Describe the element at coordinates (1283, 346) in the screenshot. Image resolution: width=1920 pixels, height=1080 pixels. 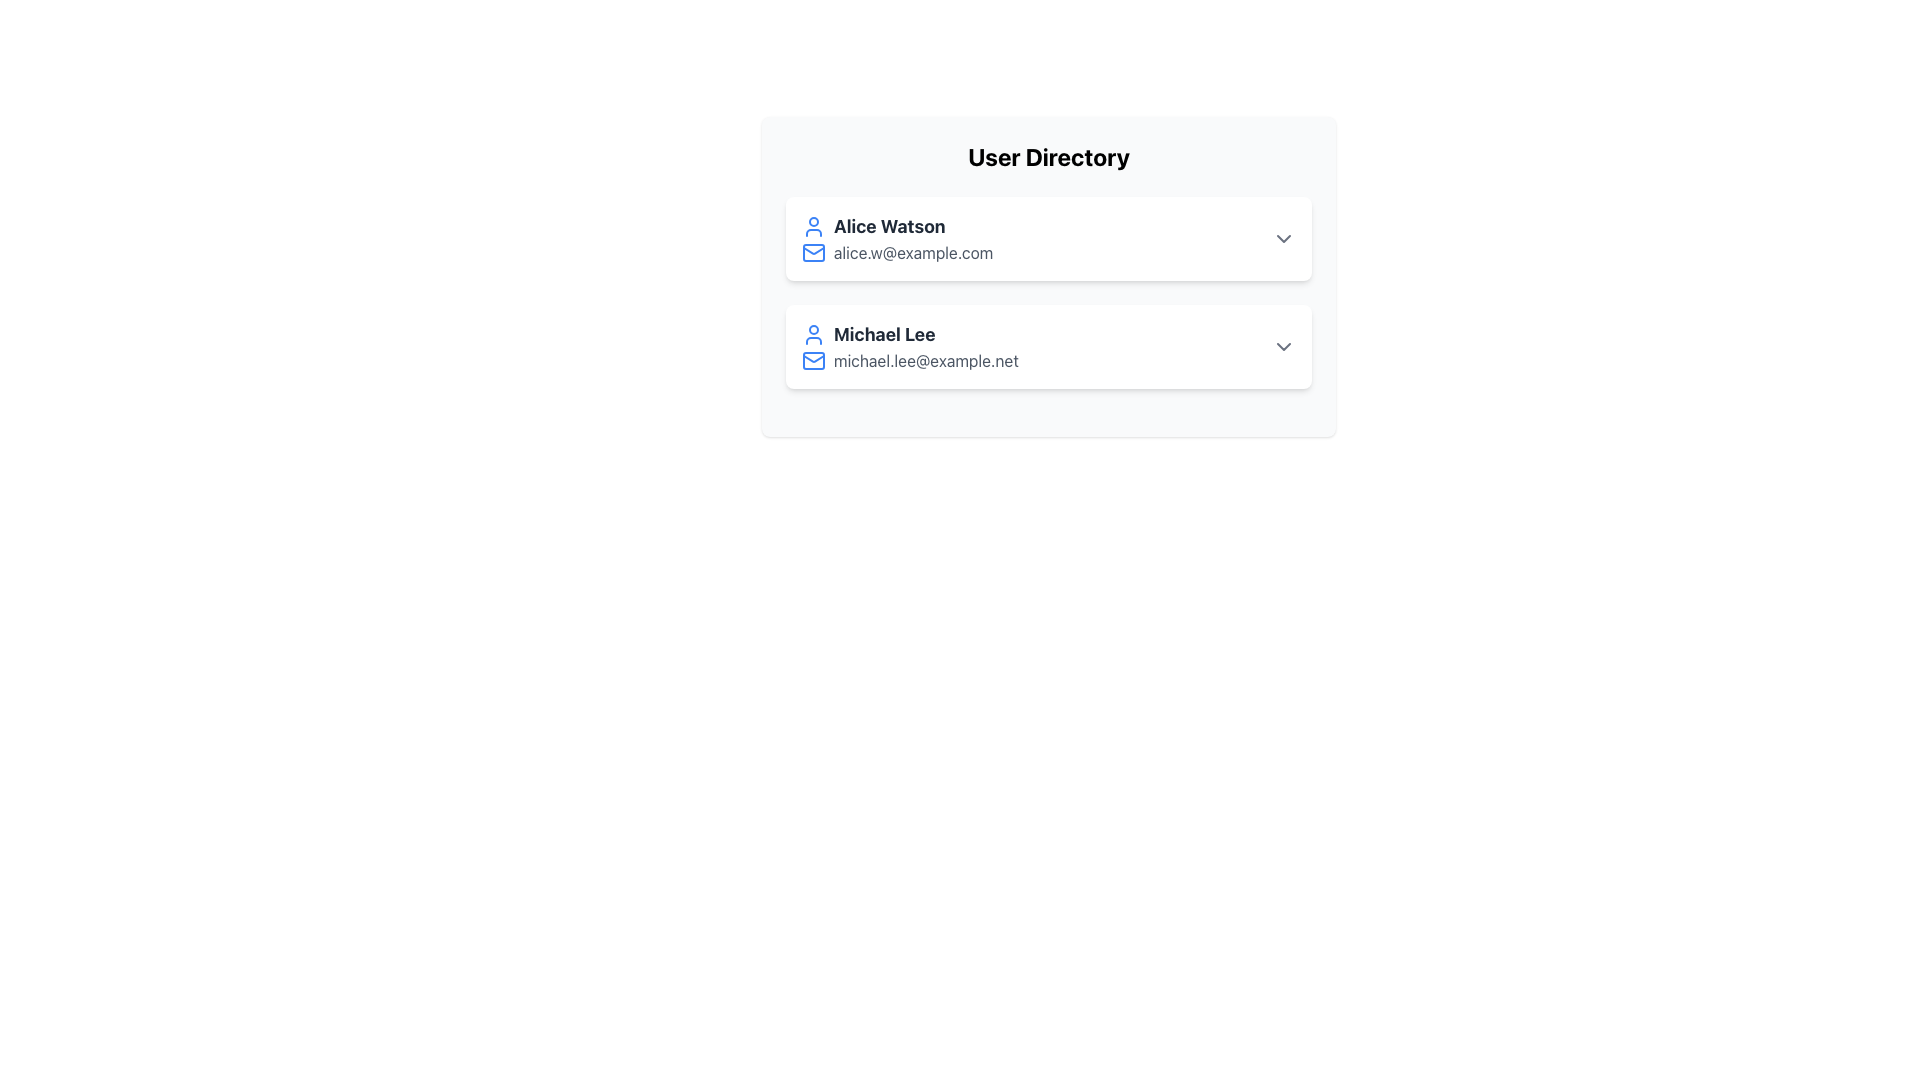
I see `the chevron-down icon located at the far right of the user entry for 'Michael Lee'` at that location.